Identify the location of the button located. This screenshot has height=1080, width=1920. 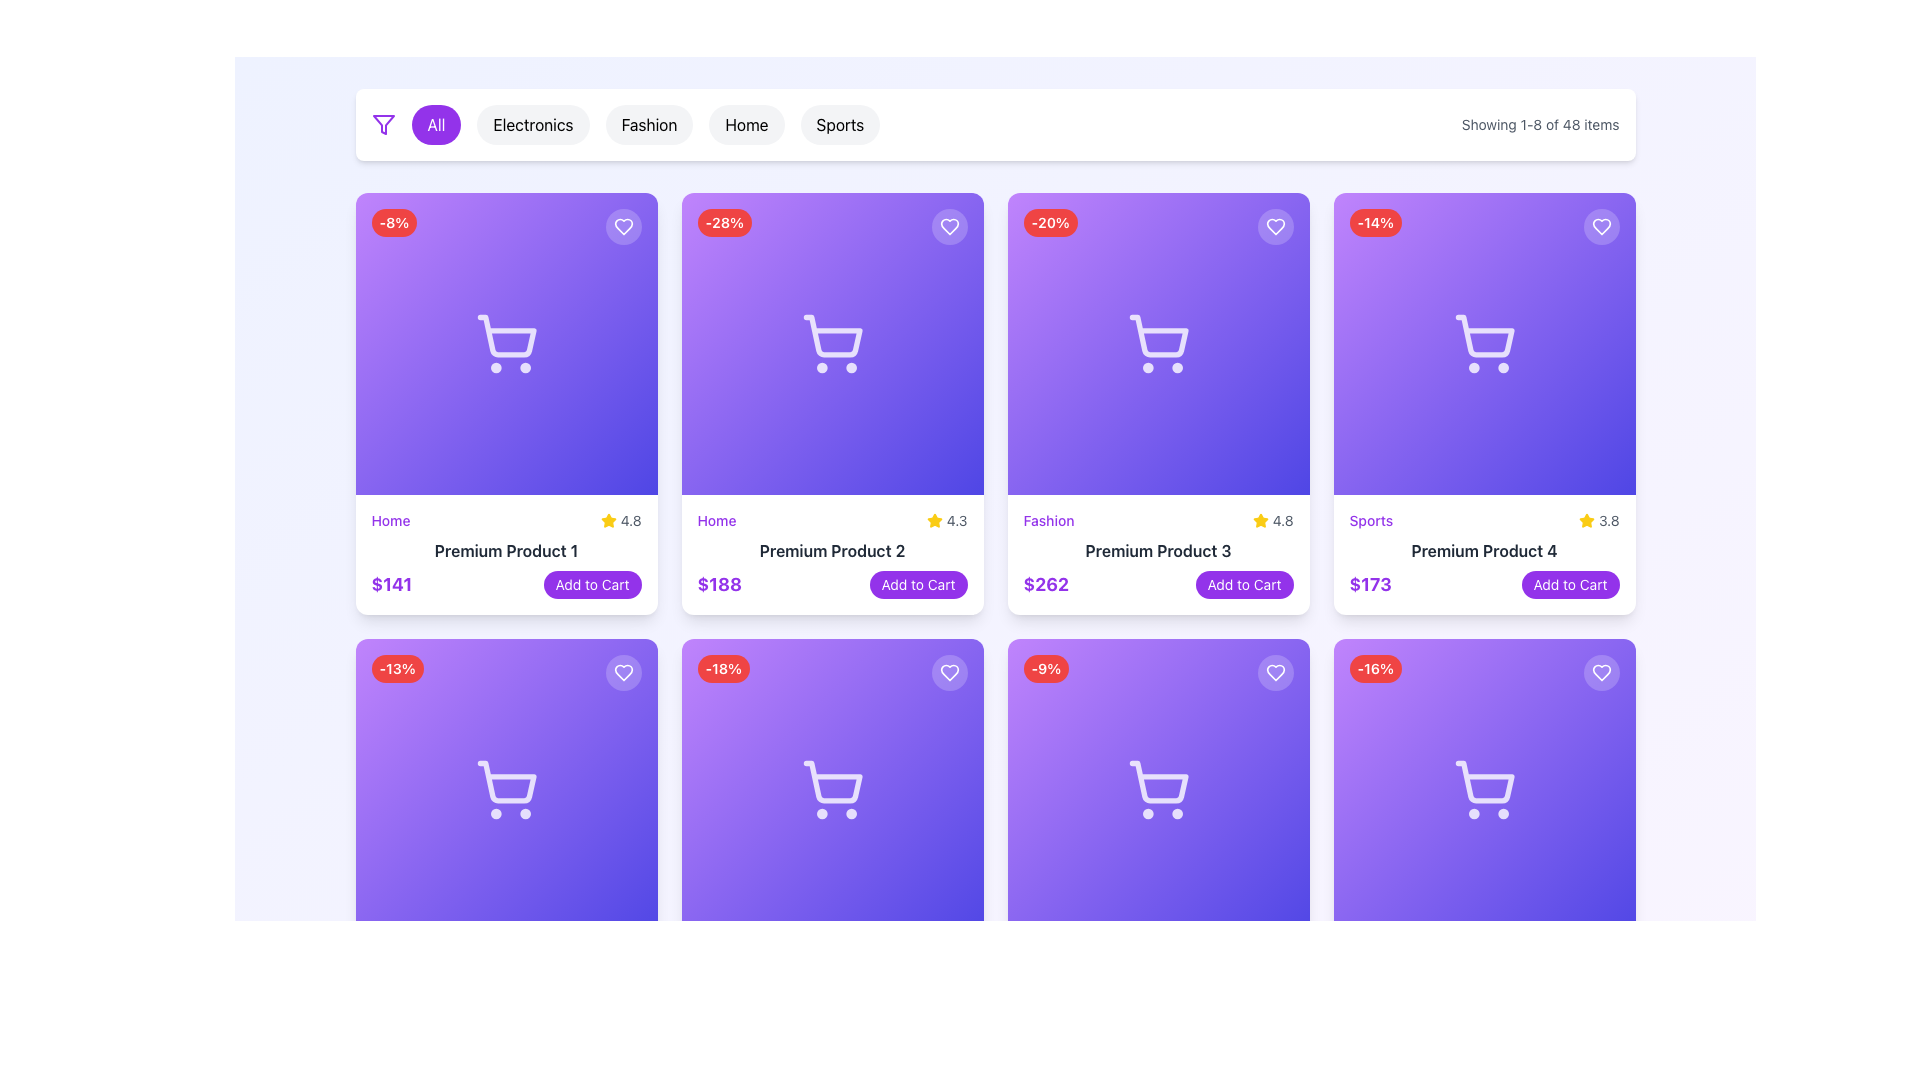
(591, 585).